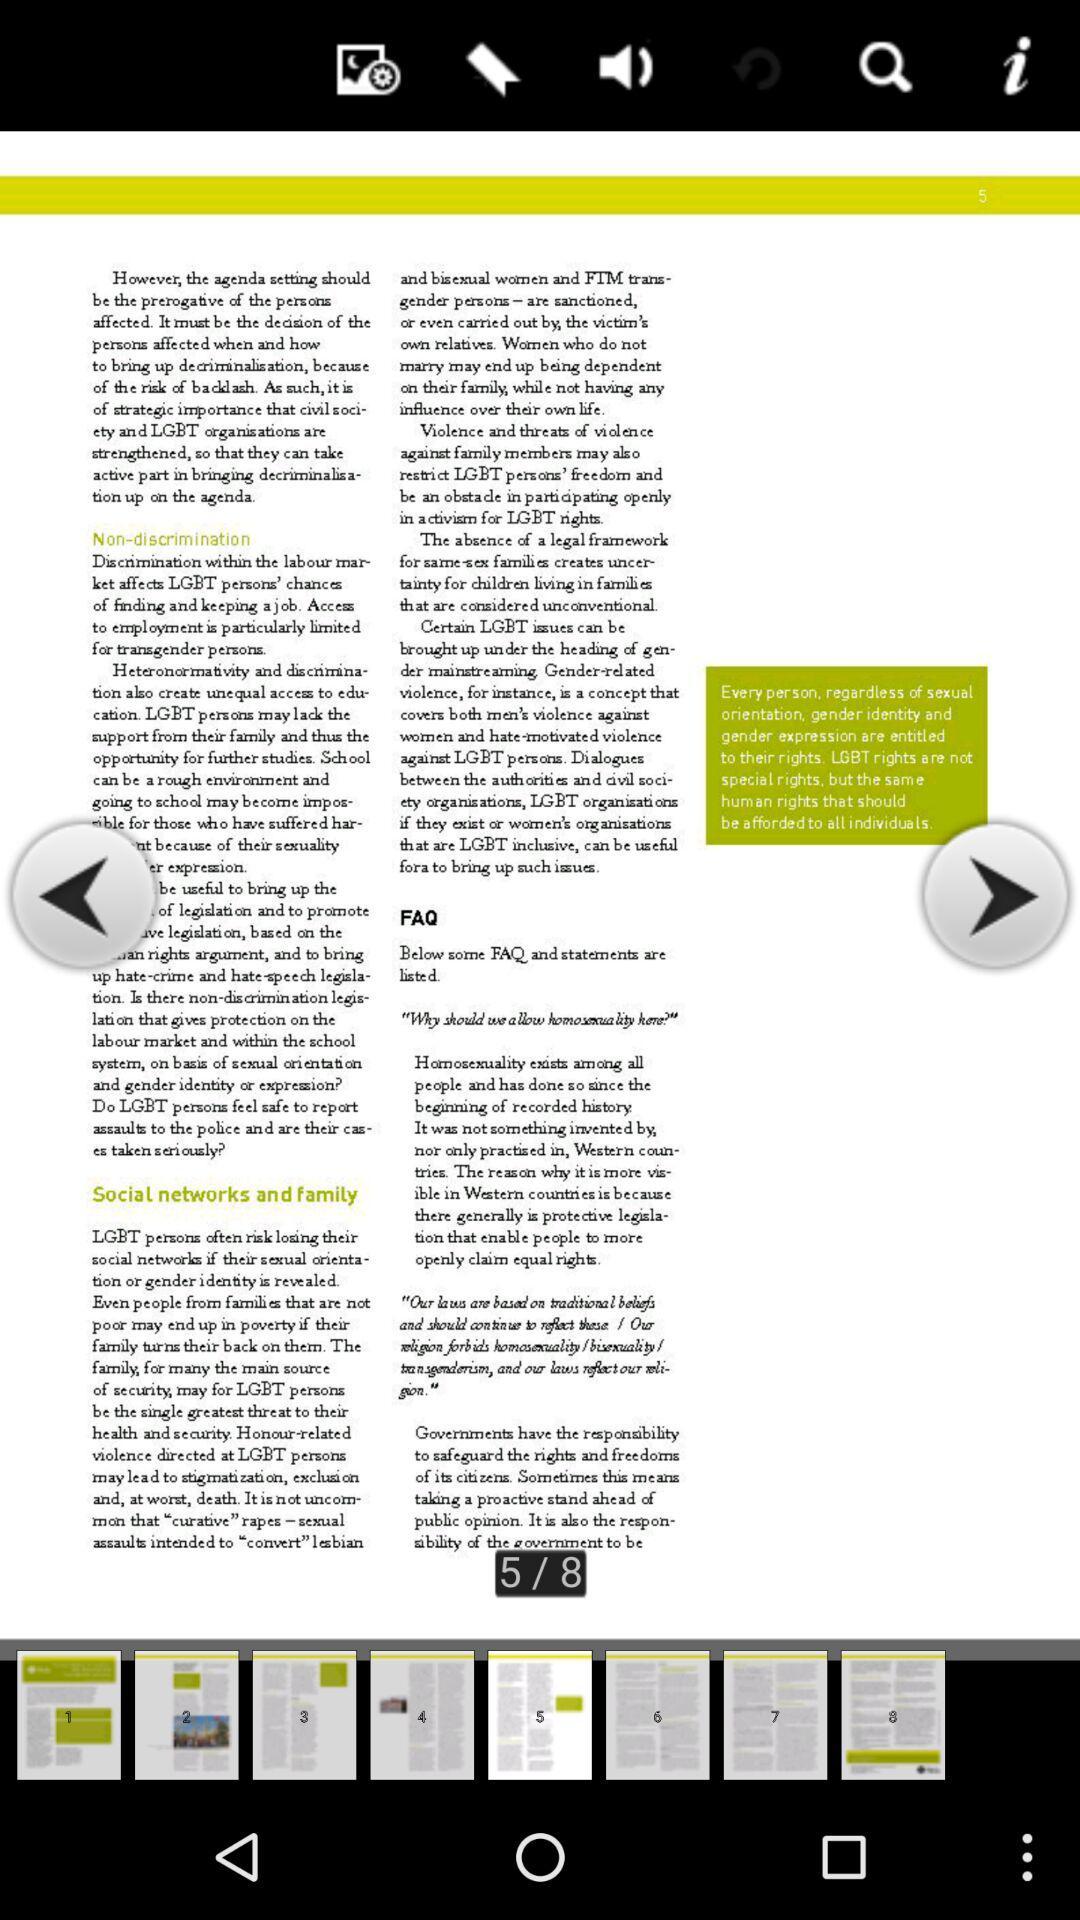  Describe the element at coordinates (994, 958) in the screenshot. I see `the navigation icon` at that location.